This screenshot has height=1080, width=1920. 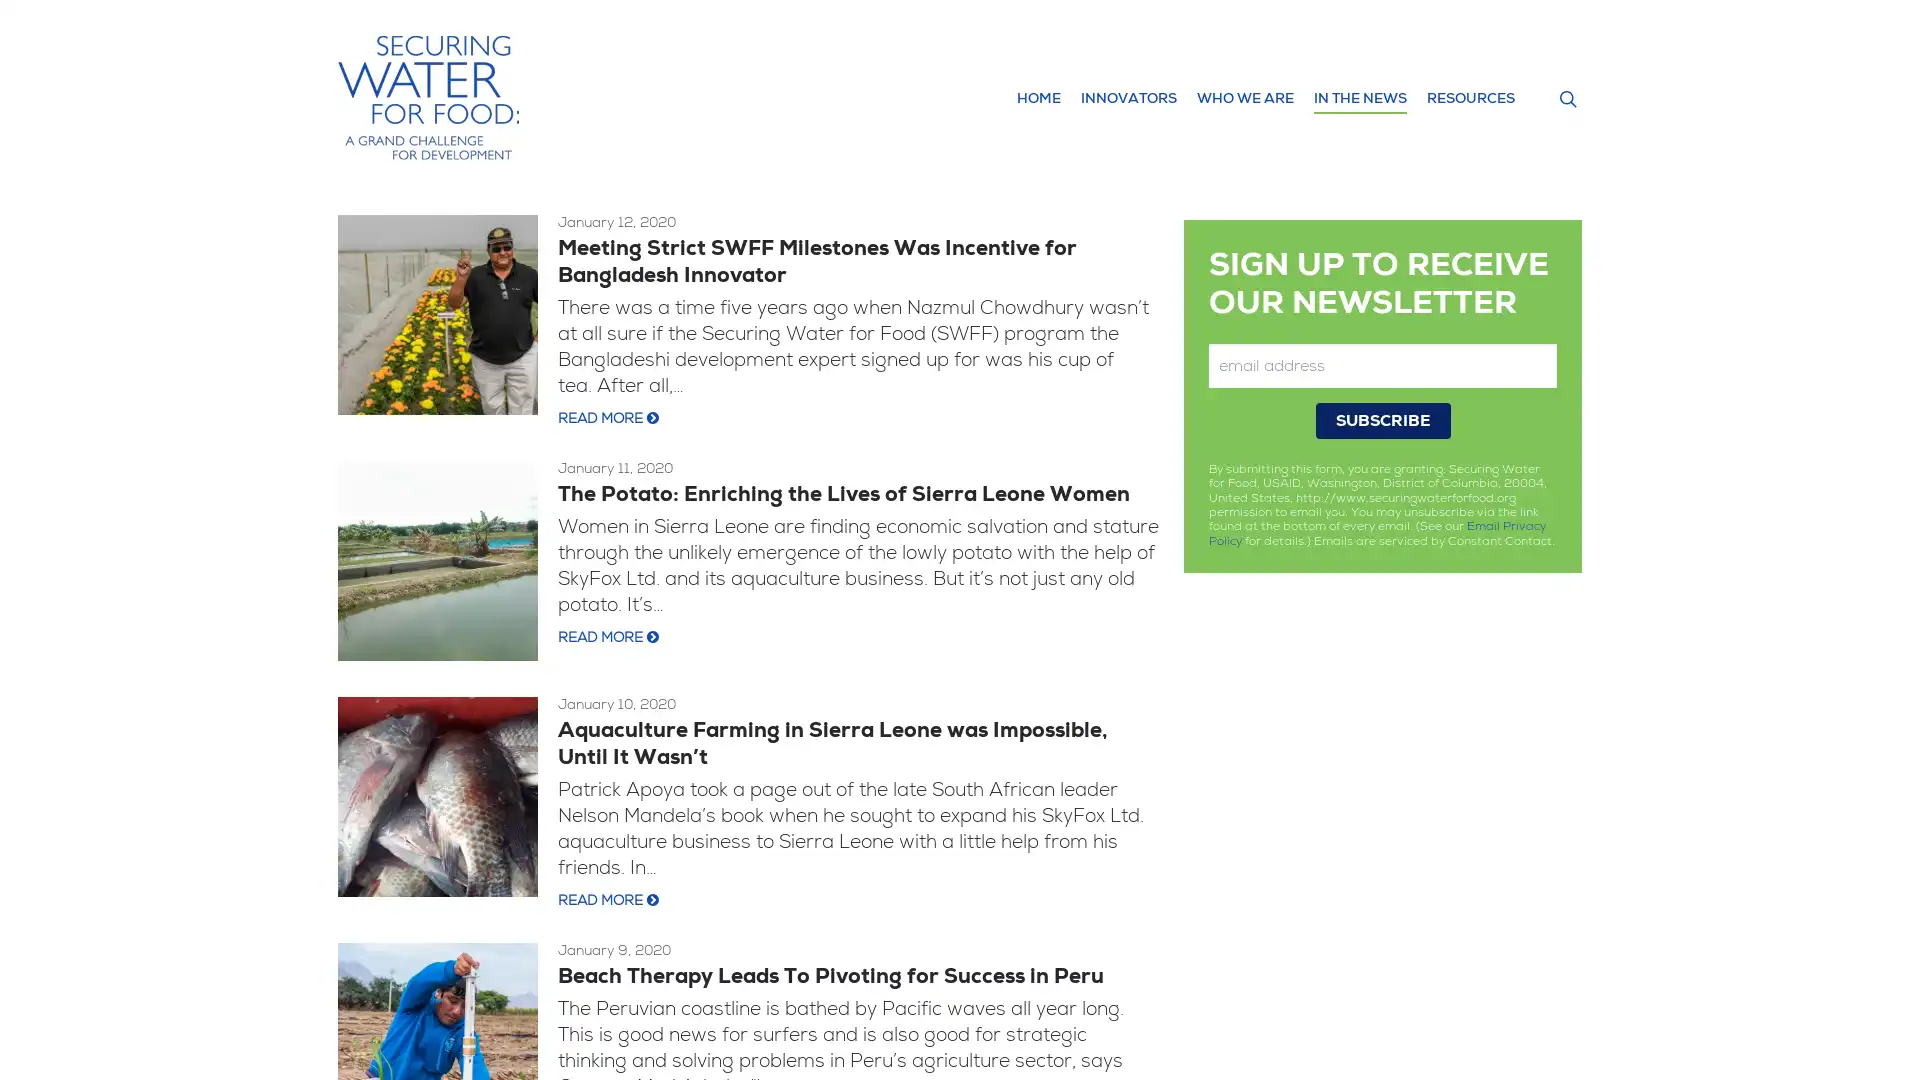 I want to click on SUBSCRIBE, so click(x=1381, y=419).